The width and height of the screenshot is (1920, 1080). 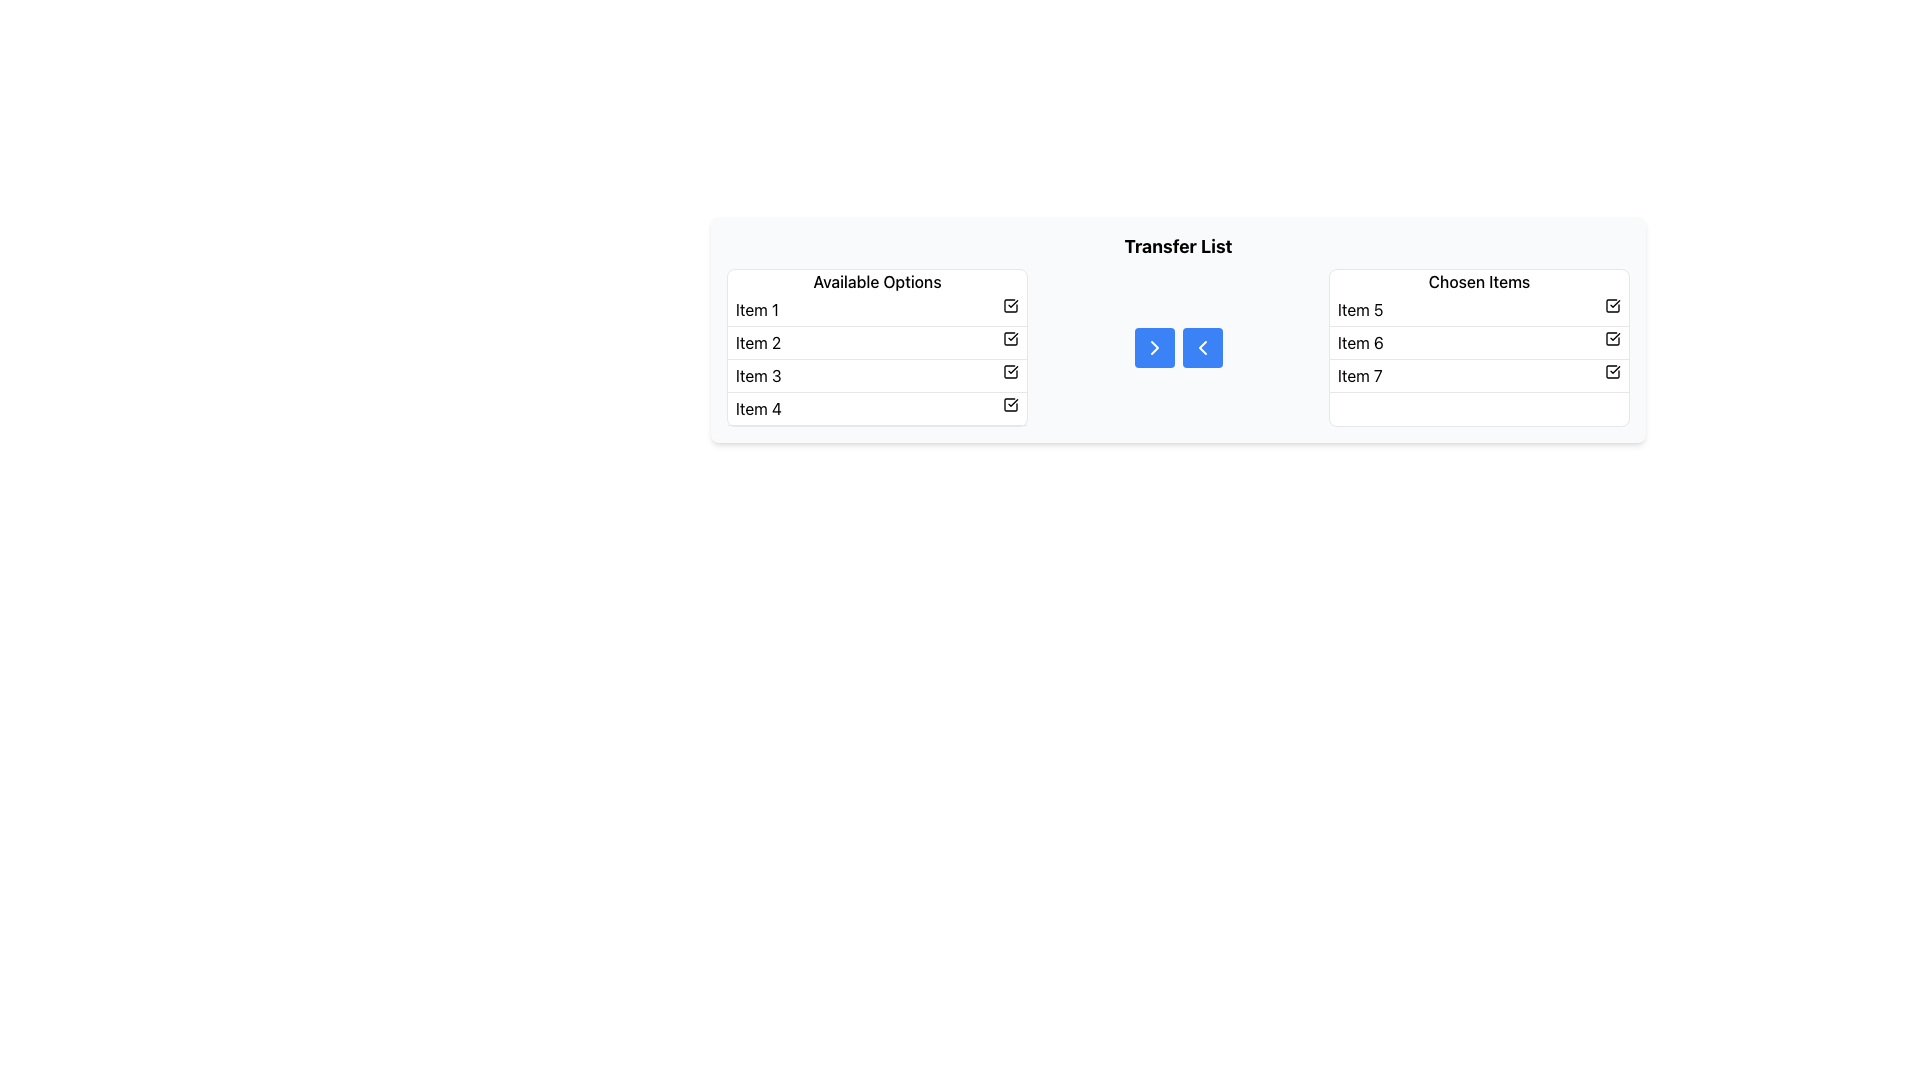 What do you see at coordinates (877, 310) in the screenshot?
I see `the first selectable list item representing 'Item 1' in the 'Available Options' section` at bounding box center [877, 310].